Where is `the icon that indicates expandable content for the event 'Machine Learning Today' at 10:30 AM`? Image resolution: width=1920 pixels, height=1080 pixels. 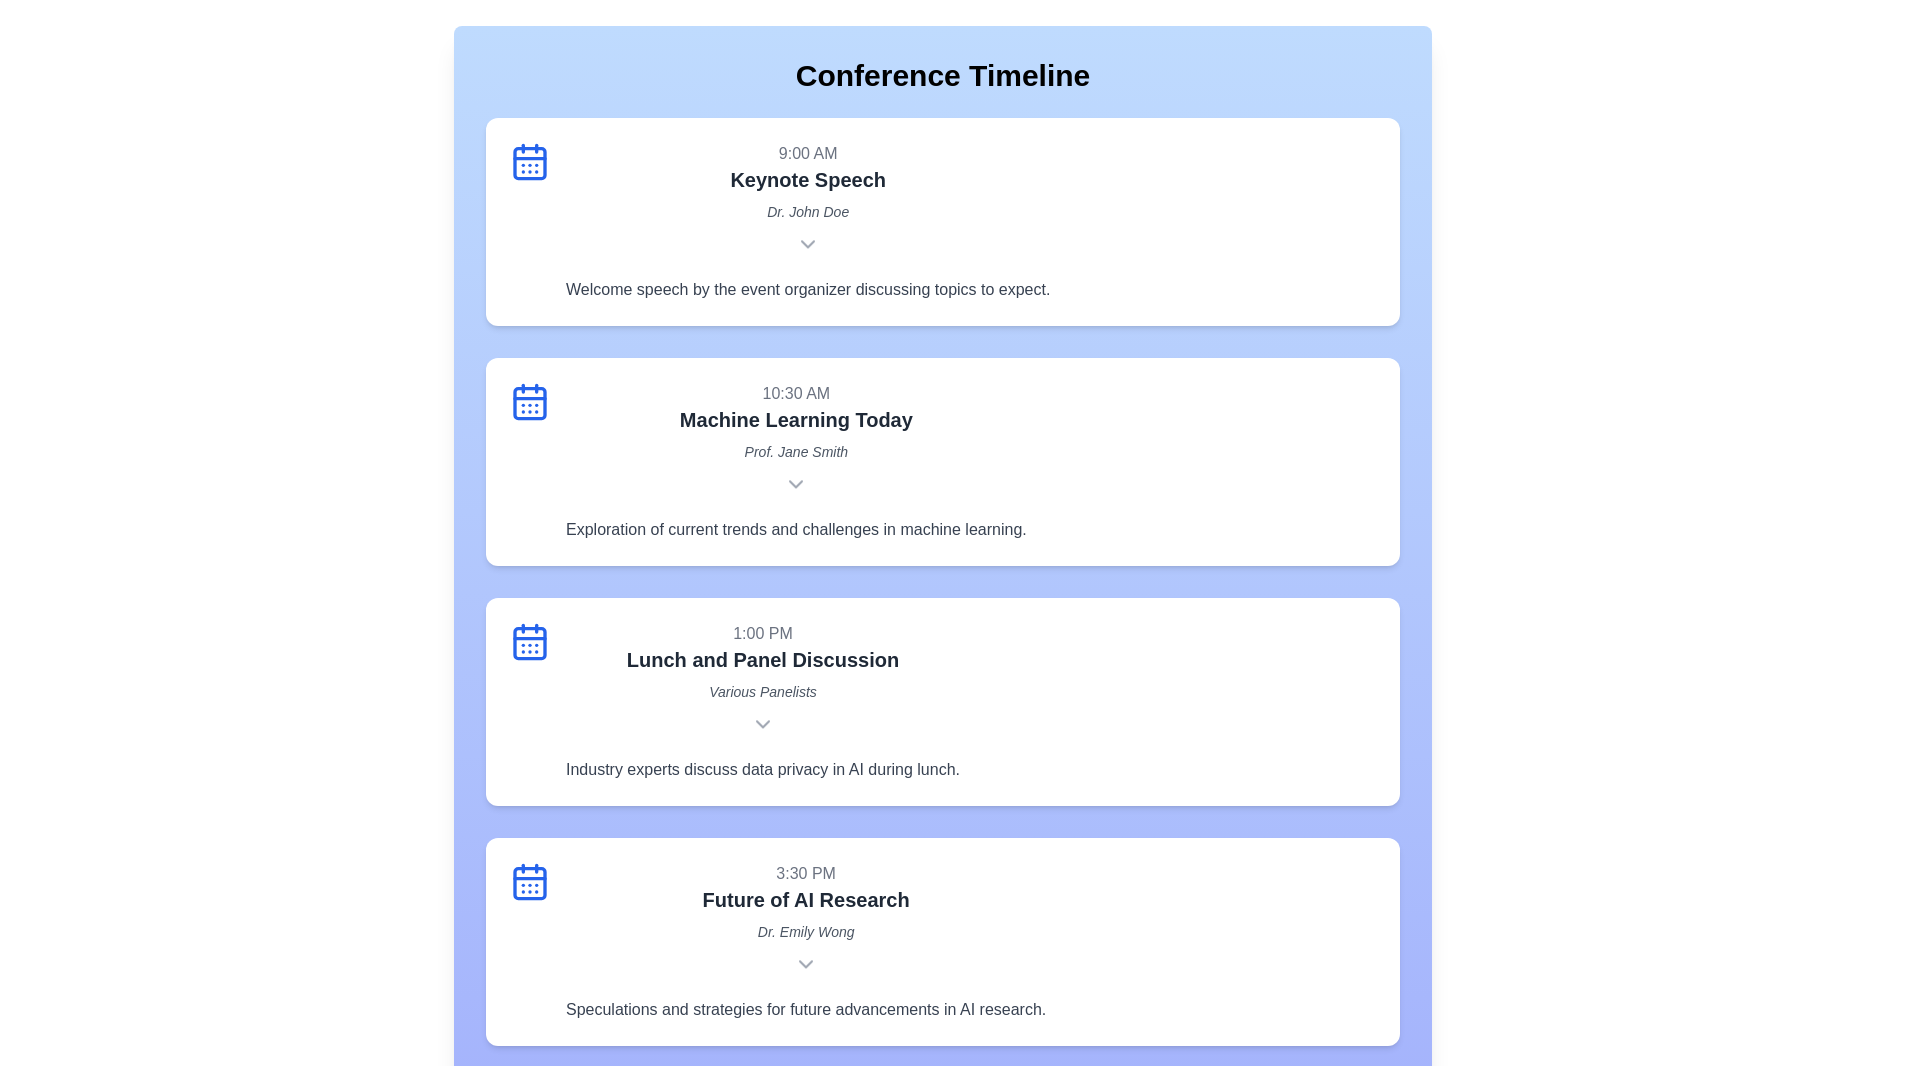
the icon that indicates expandable content for the event 'Machine Learning Today' at 10:30 AM is located at coordinates (795, 486).